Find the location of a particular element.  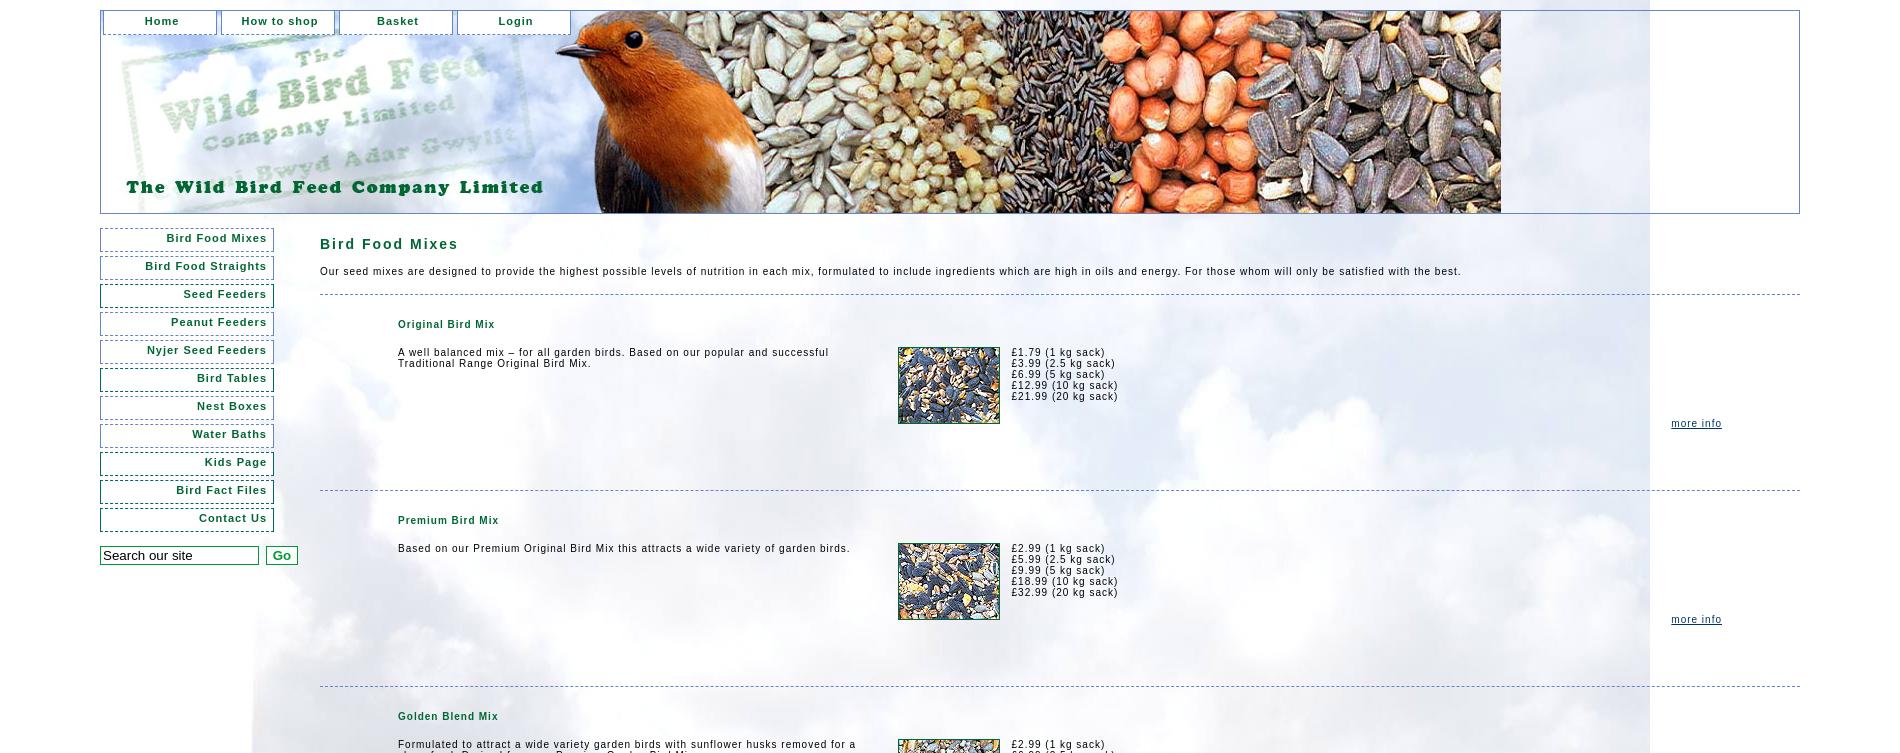

'Based on our Premium Original Bird Mix this attracts a wide variety of garden birds.' is located at coordinates (623, 548).